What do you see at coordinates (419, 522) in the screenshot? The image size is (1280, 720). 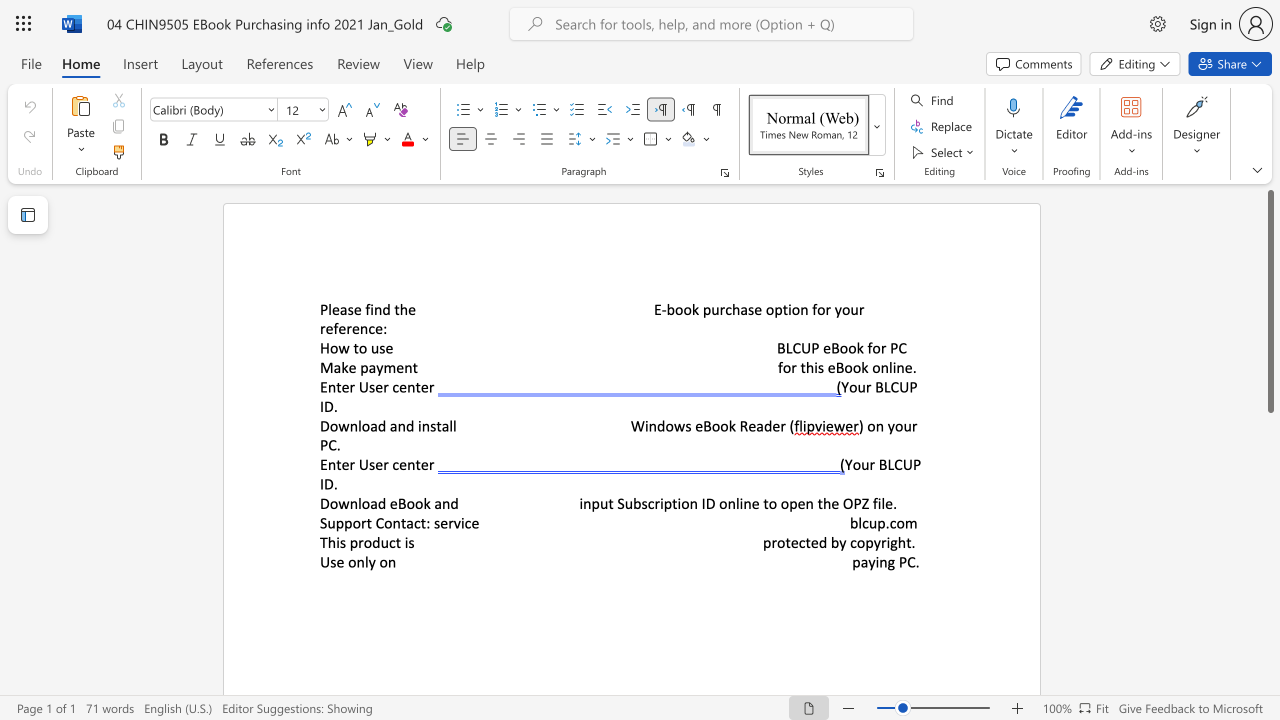 I see `the subset text "t: servic" within the text "Support Contact: service"` at bounding box center [419, 522].